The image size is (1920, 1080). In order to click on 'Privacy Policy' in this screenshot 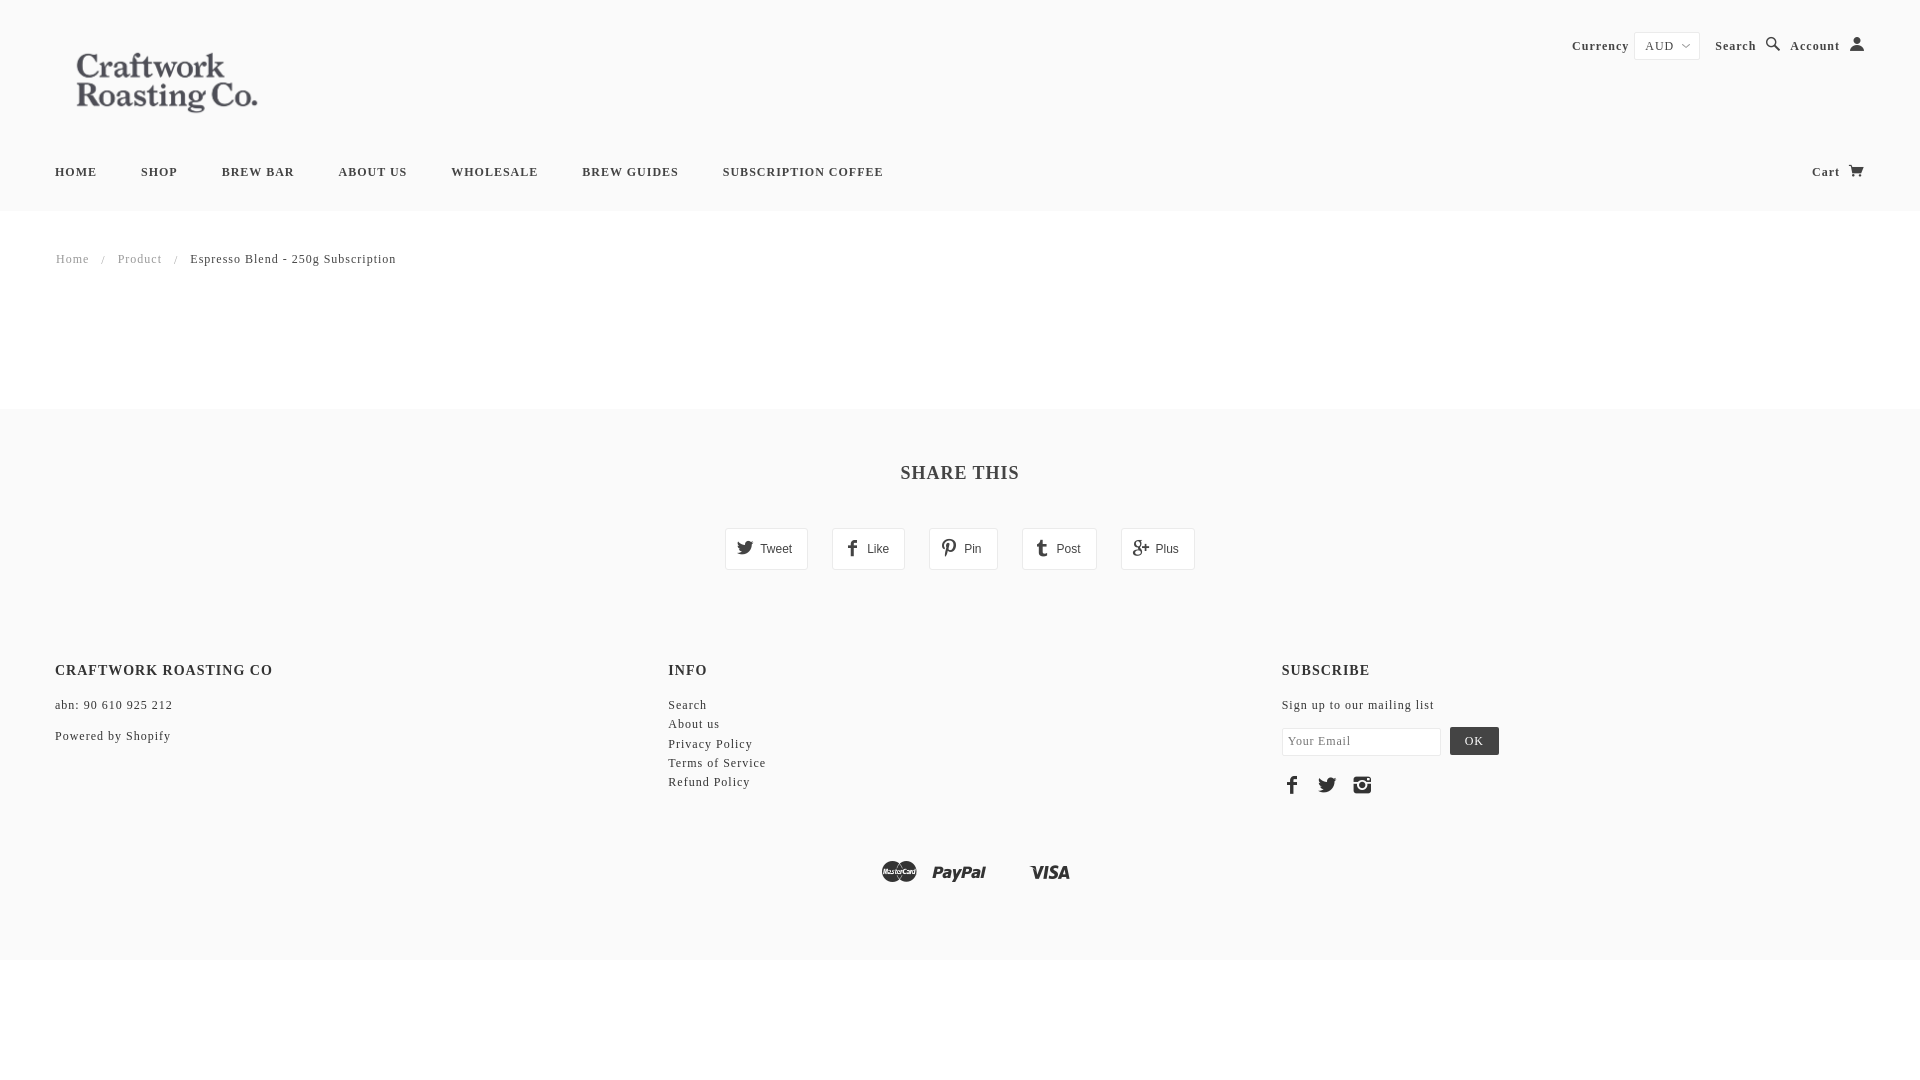, I will do `click(710, 744)`.